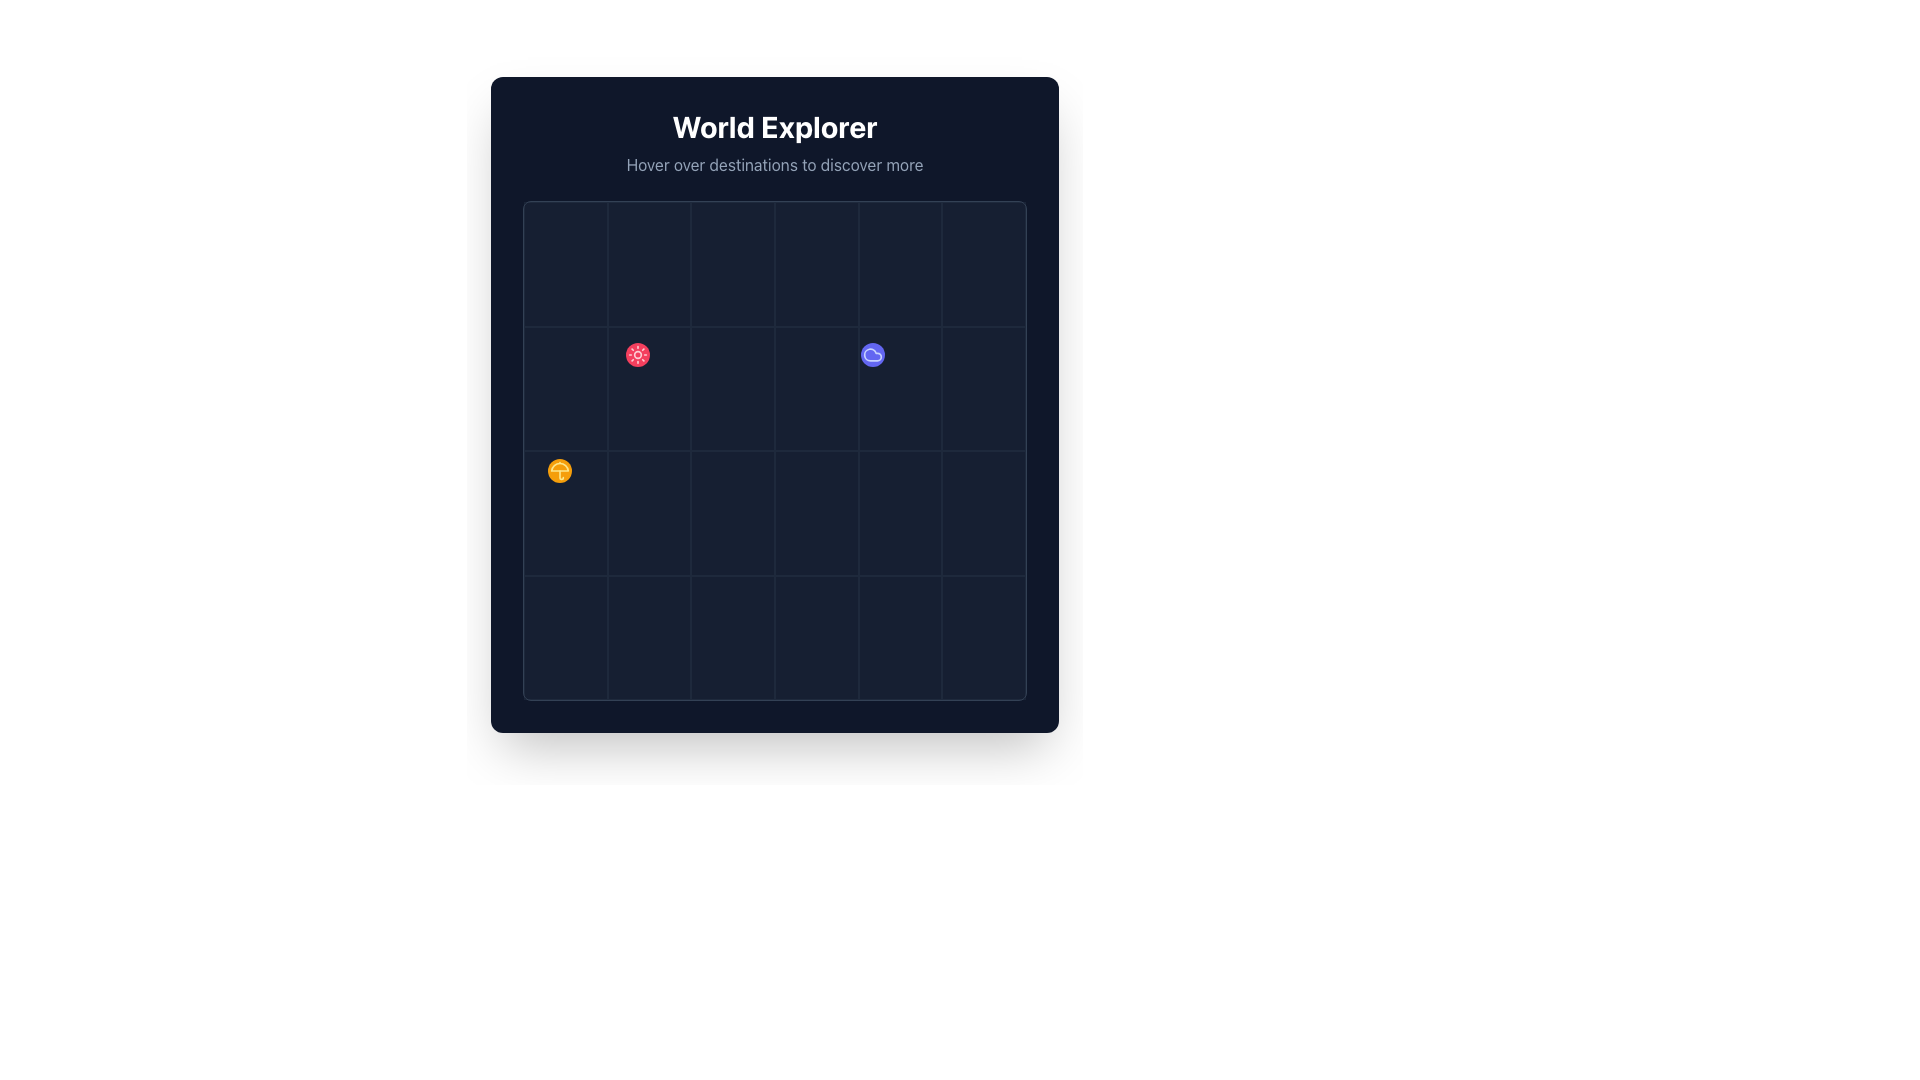 This screenshot has height=1080, width=1920. Describe the element at coordinates (732, 388) in the screenshot. I see `the rectangular grid cell located in the third column of the second row, which is styled with a light slate border and is part of a larger grid layout` at that location.